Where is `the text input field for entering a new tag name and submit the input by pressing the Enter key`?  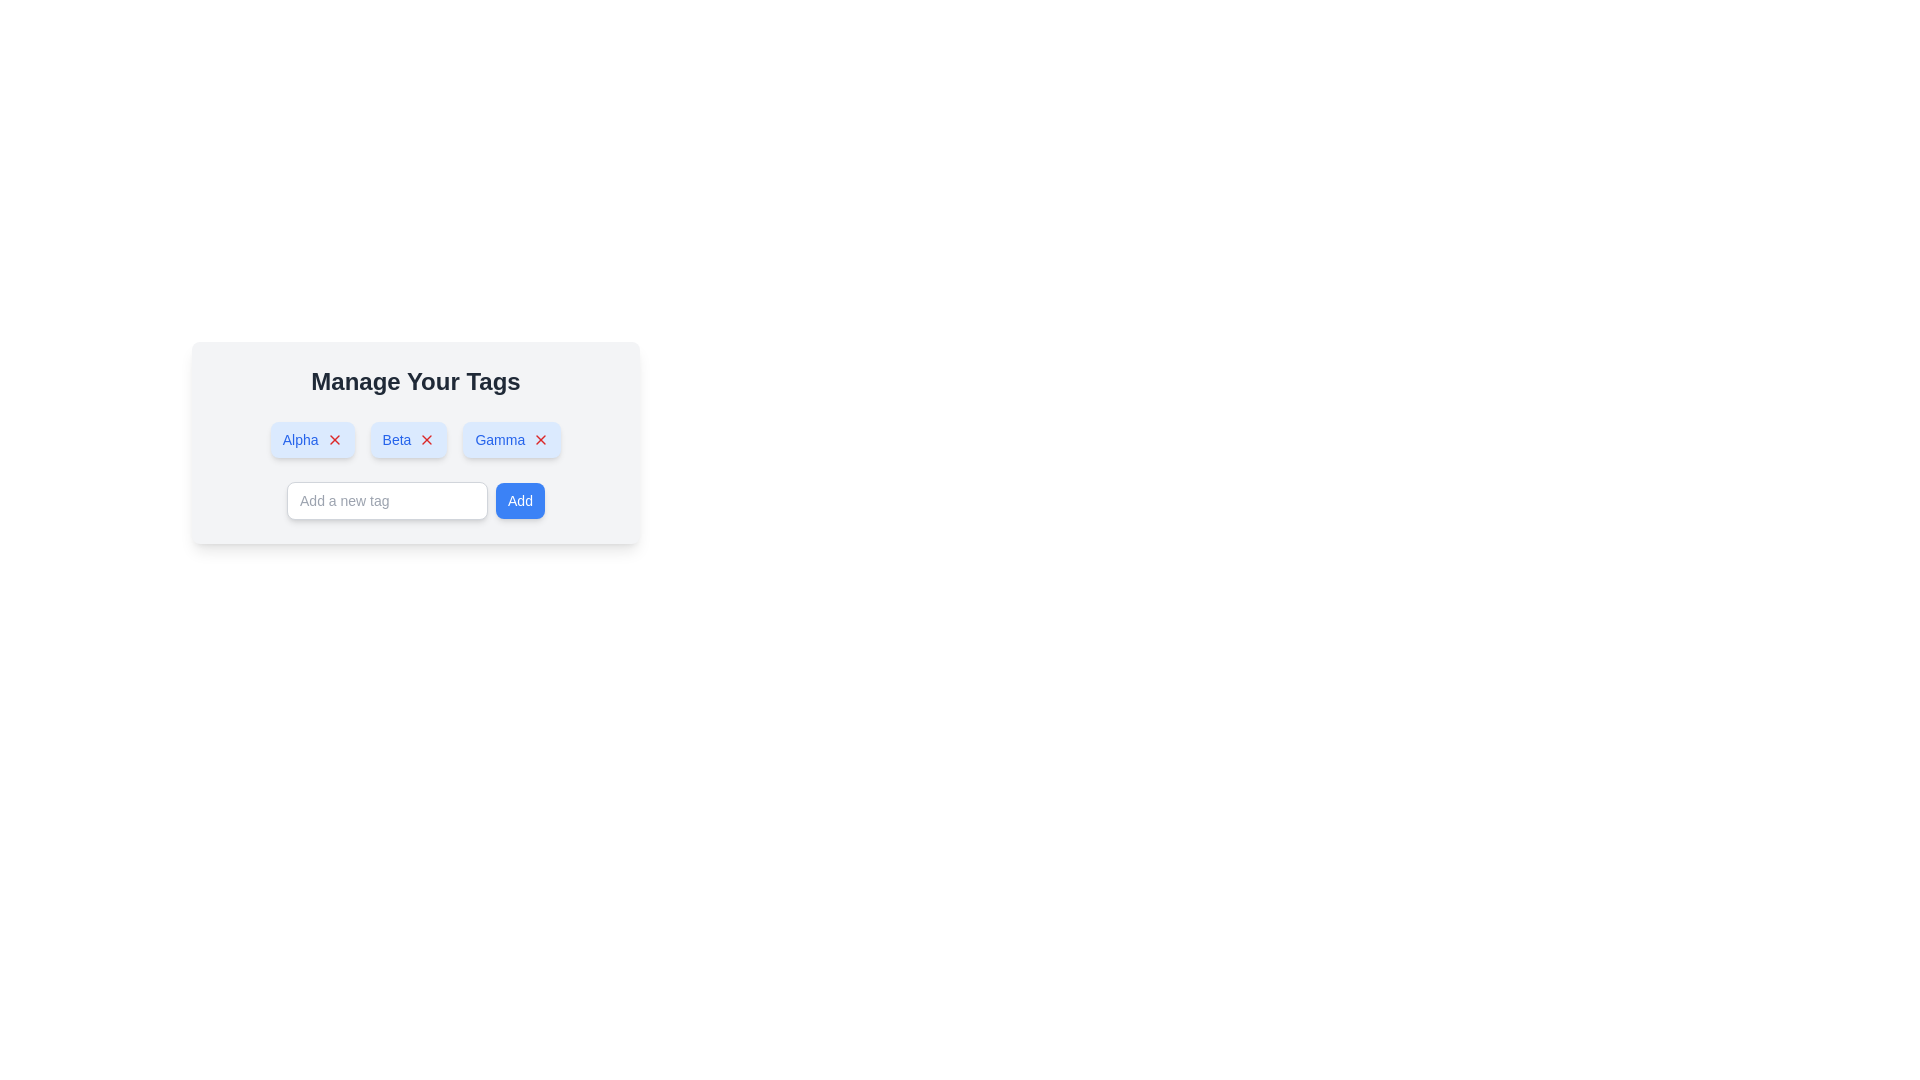
the text input field for entering a new tag name and submit the input by pressing the Enter key is located at coordinates (415, 500).